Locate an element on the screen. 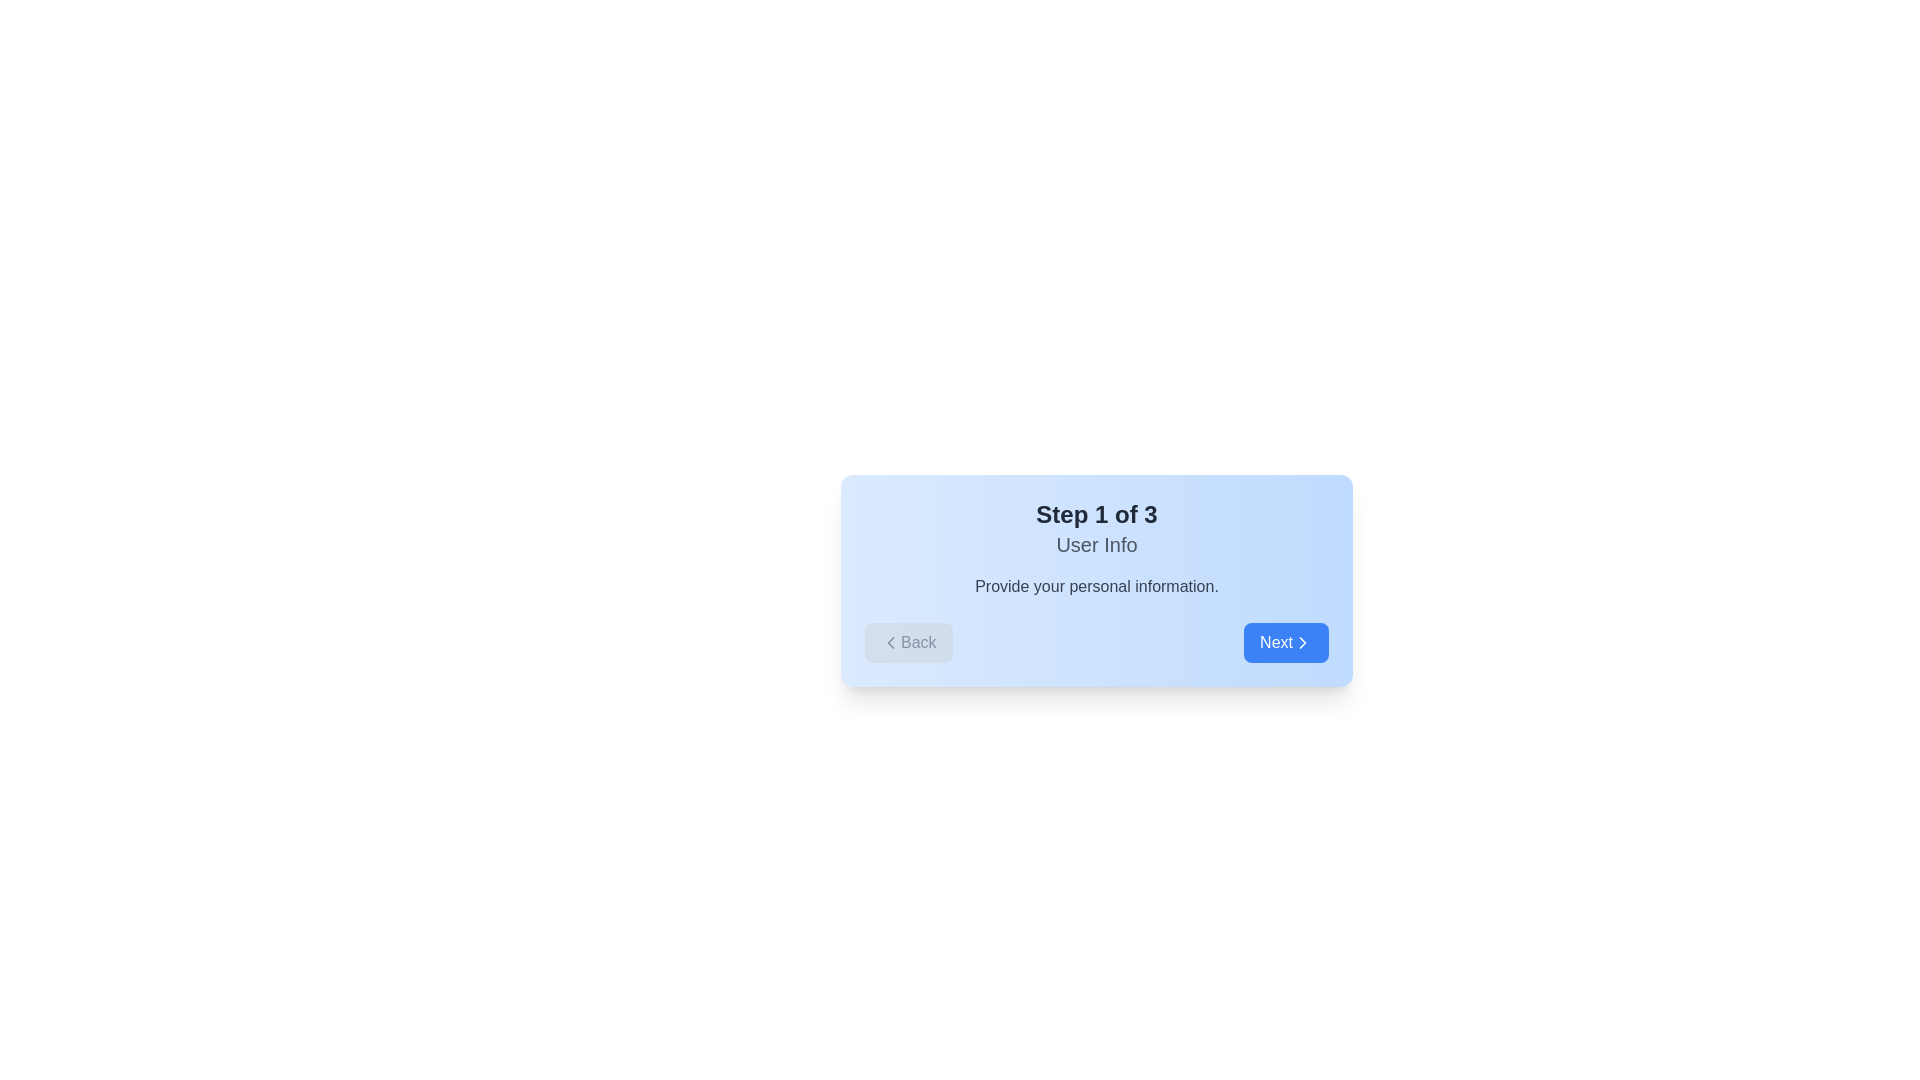 The width and height of the screenshot is (1920, 1080). the 'User Info' static text label, which is displayed in gray with a larger font size, positioned below 'Step 1 of 3' in a modal-like UI interface is located at coordinates (1096, 544).